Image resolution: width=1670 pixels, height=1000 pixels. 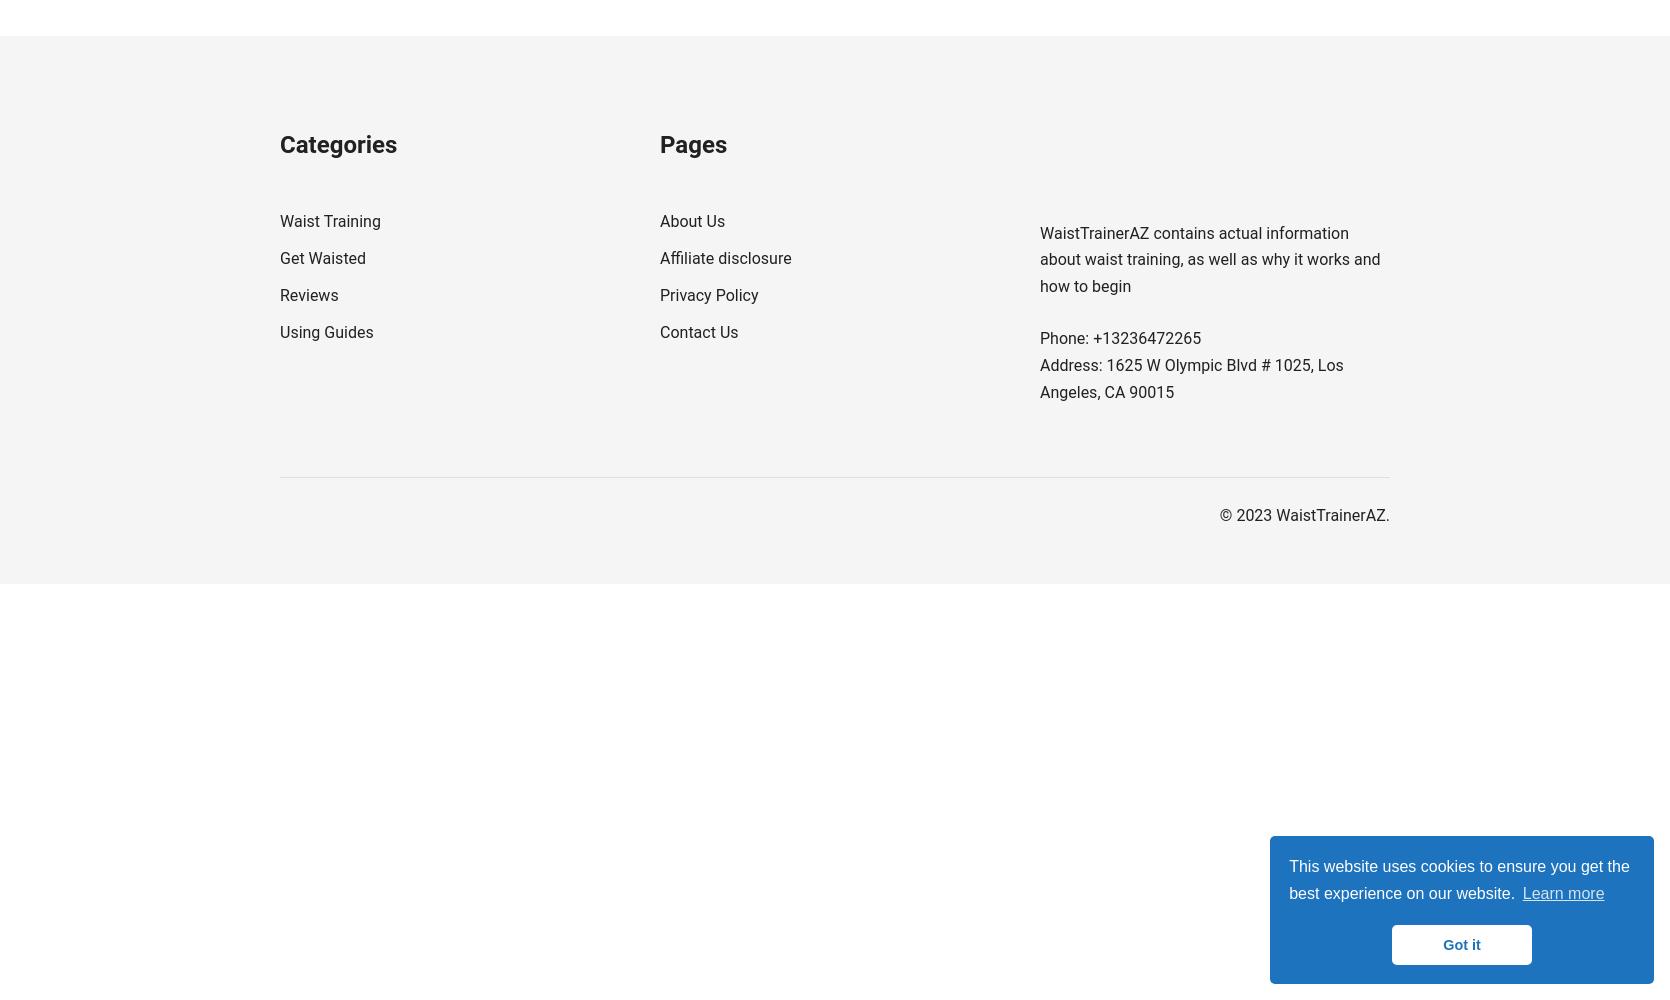 What do you see at coordinates (1191, 378) in the screenshot?
I see `'Address: 1625 W Olympic Blvd # 1025, Los Angeles, CA 90015'` at bounding box center [1191, 378].